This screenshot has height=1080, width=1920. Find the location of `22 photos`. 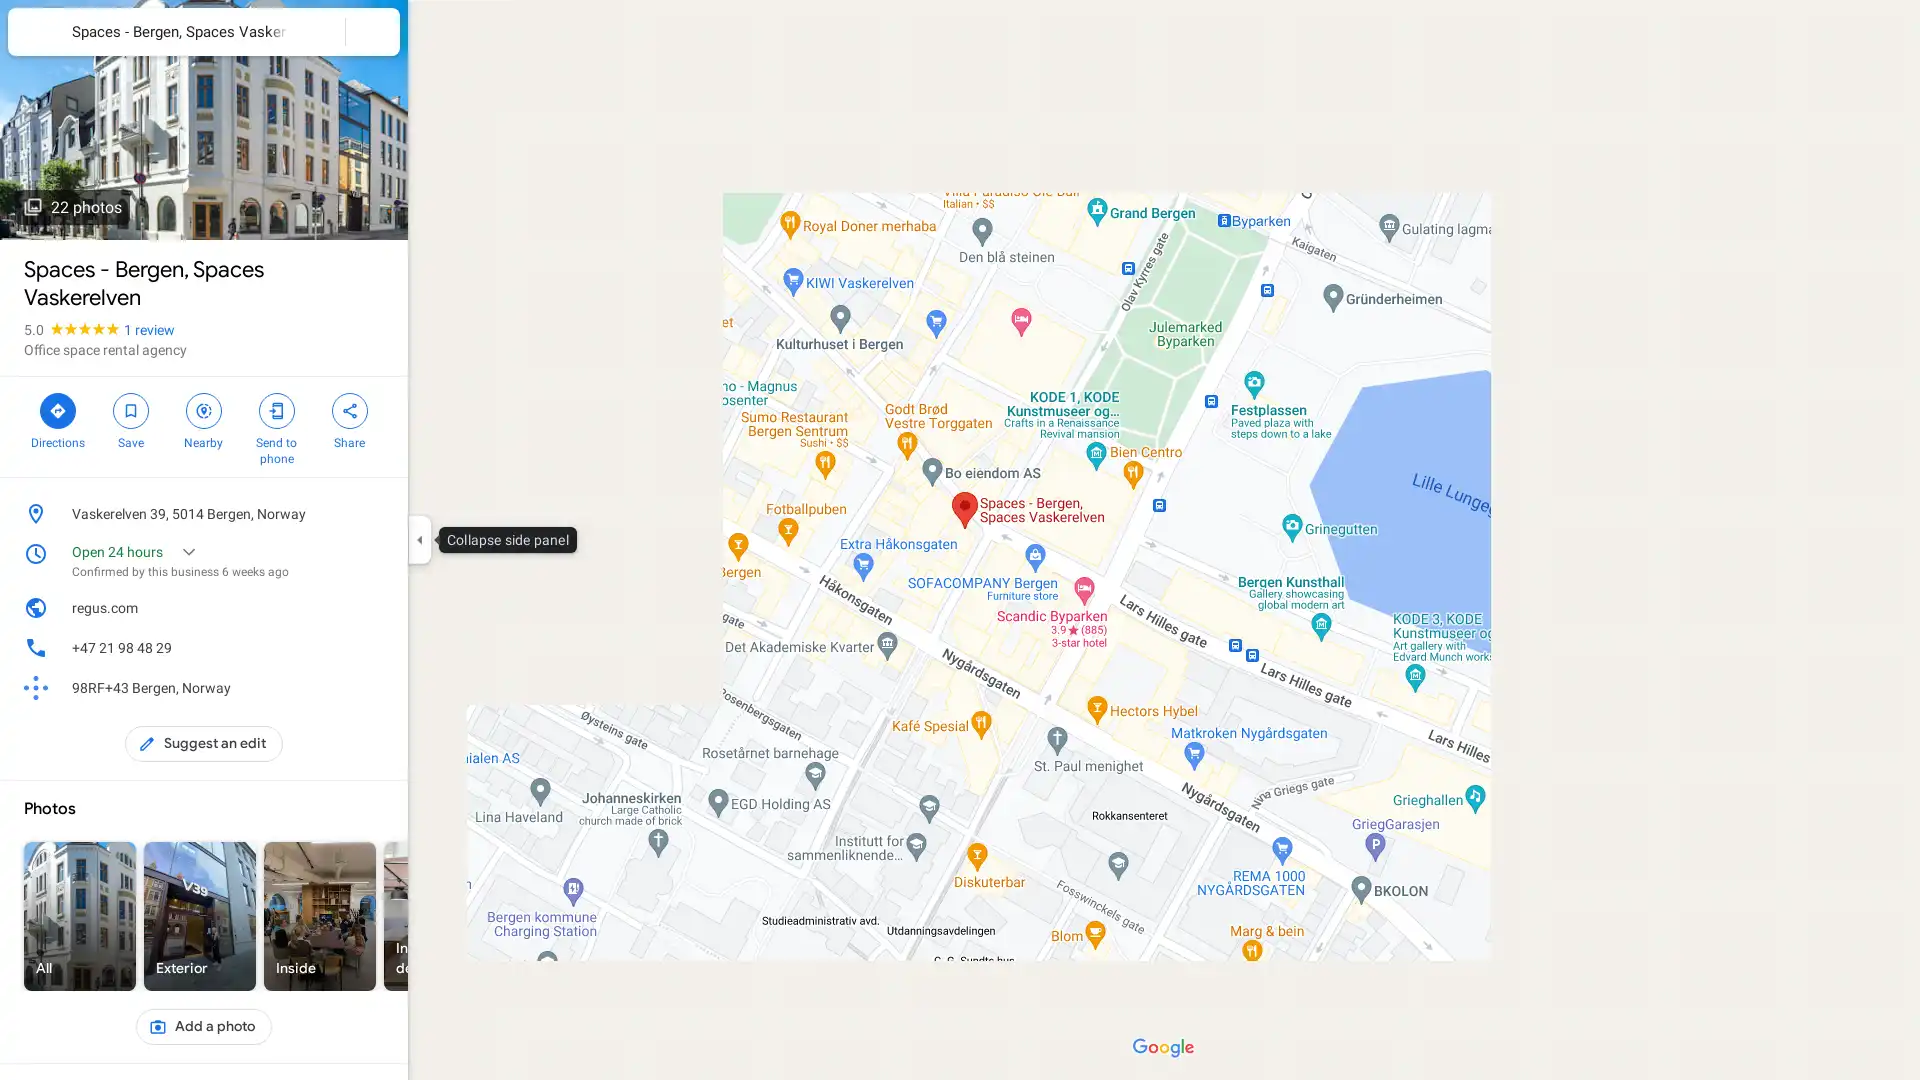

22 photos is located at coordinates (72, 207).